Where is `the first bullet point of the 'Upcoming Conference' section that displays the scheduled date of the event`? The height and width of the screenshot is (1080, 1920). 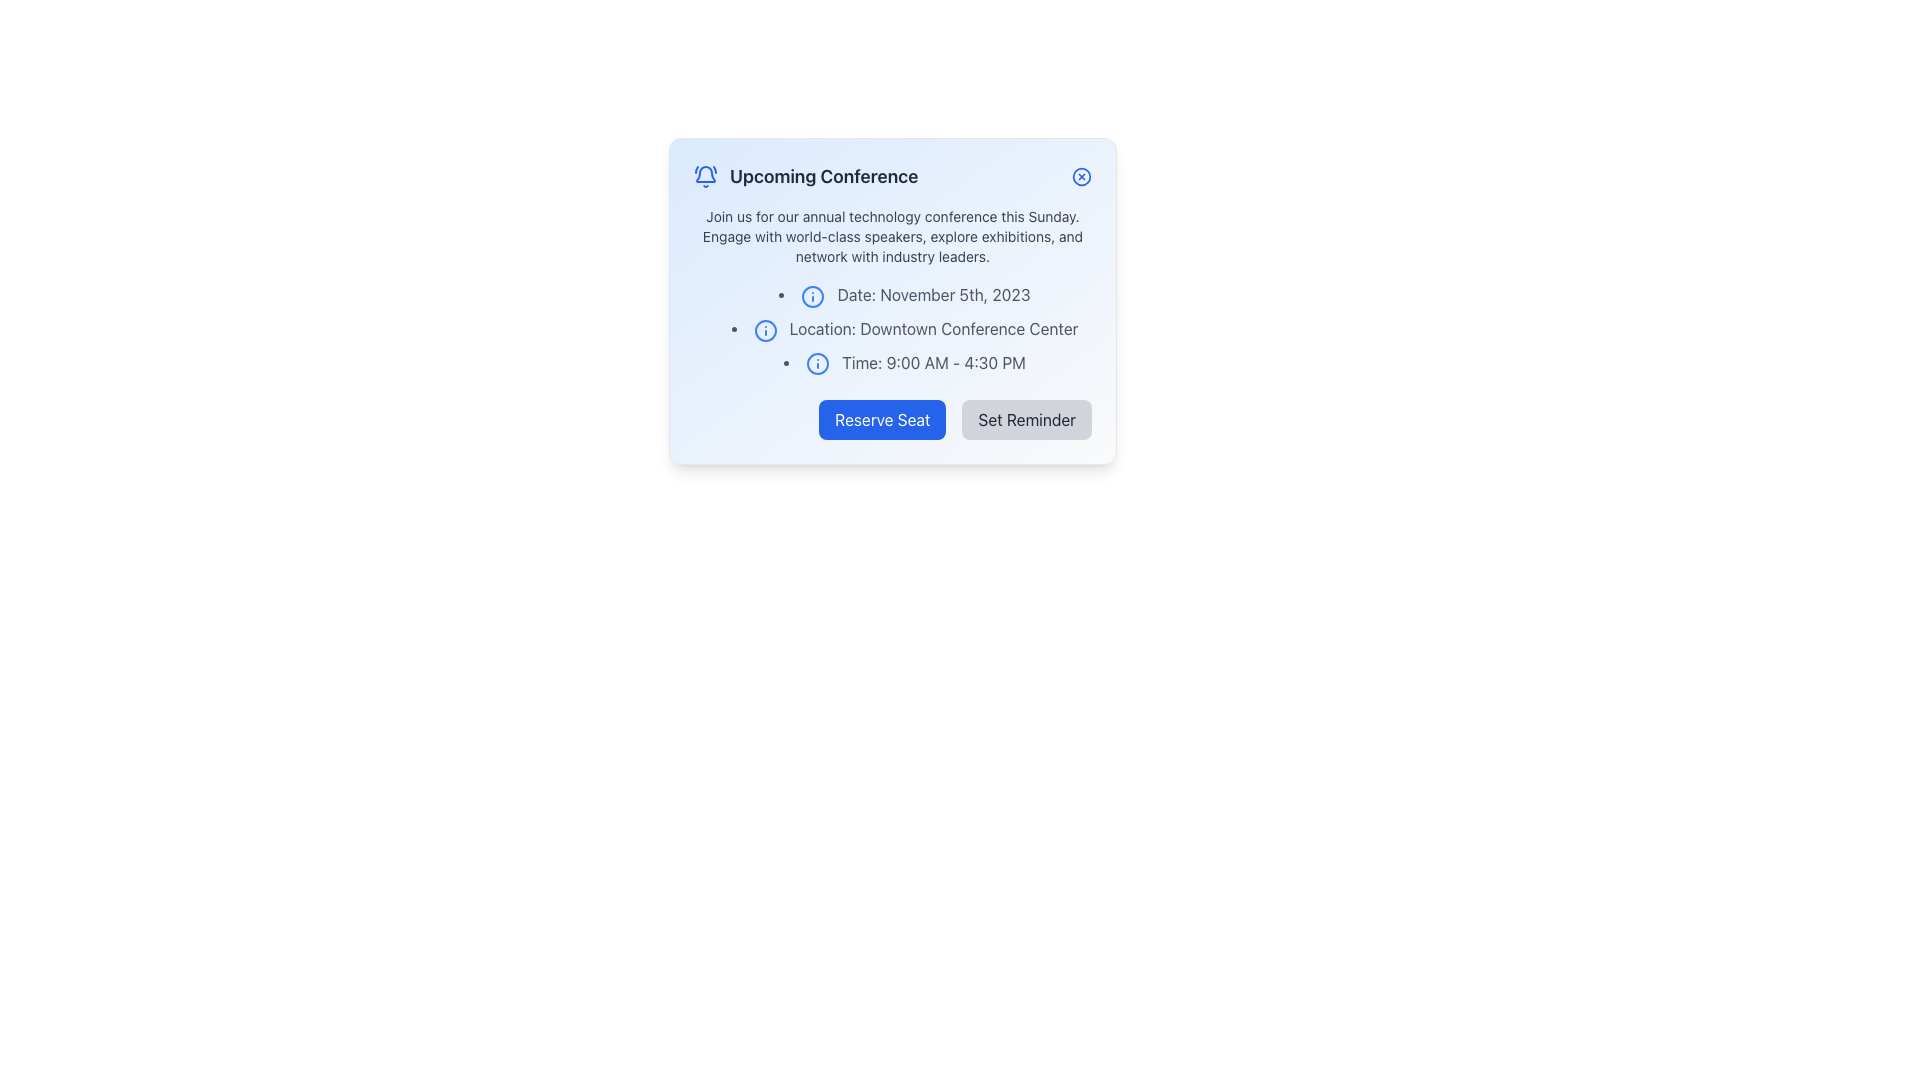 the first bullet point of the 'Upcoming Conference' section that displays the scheduled date of the event is located at coordinates (904, 294).